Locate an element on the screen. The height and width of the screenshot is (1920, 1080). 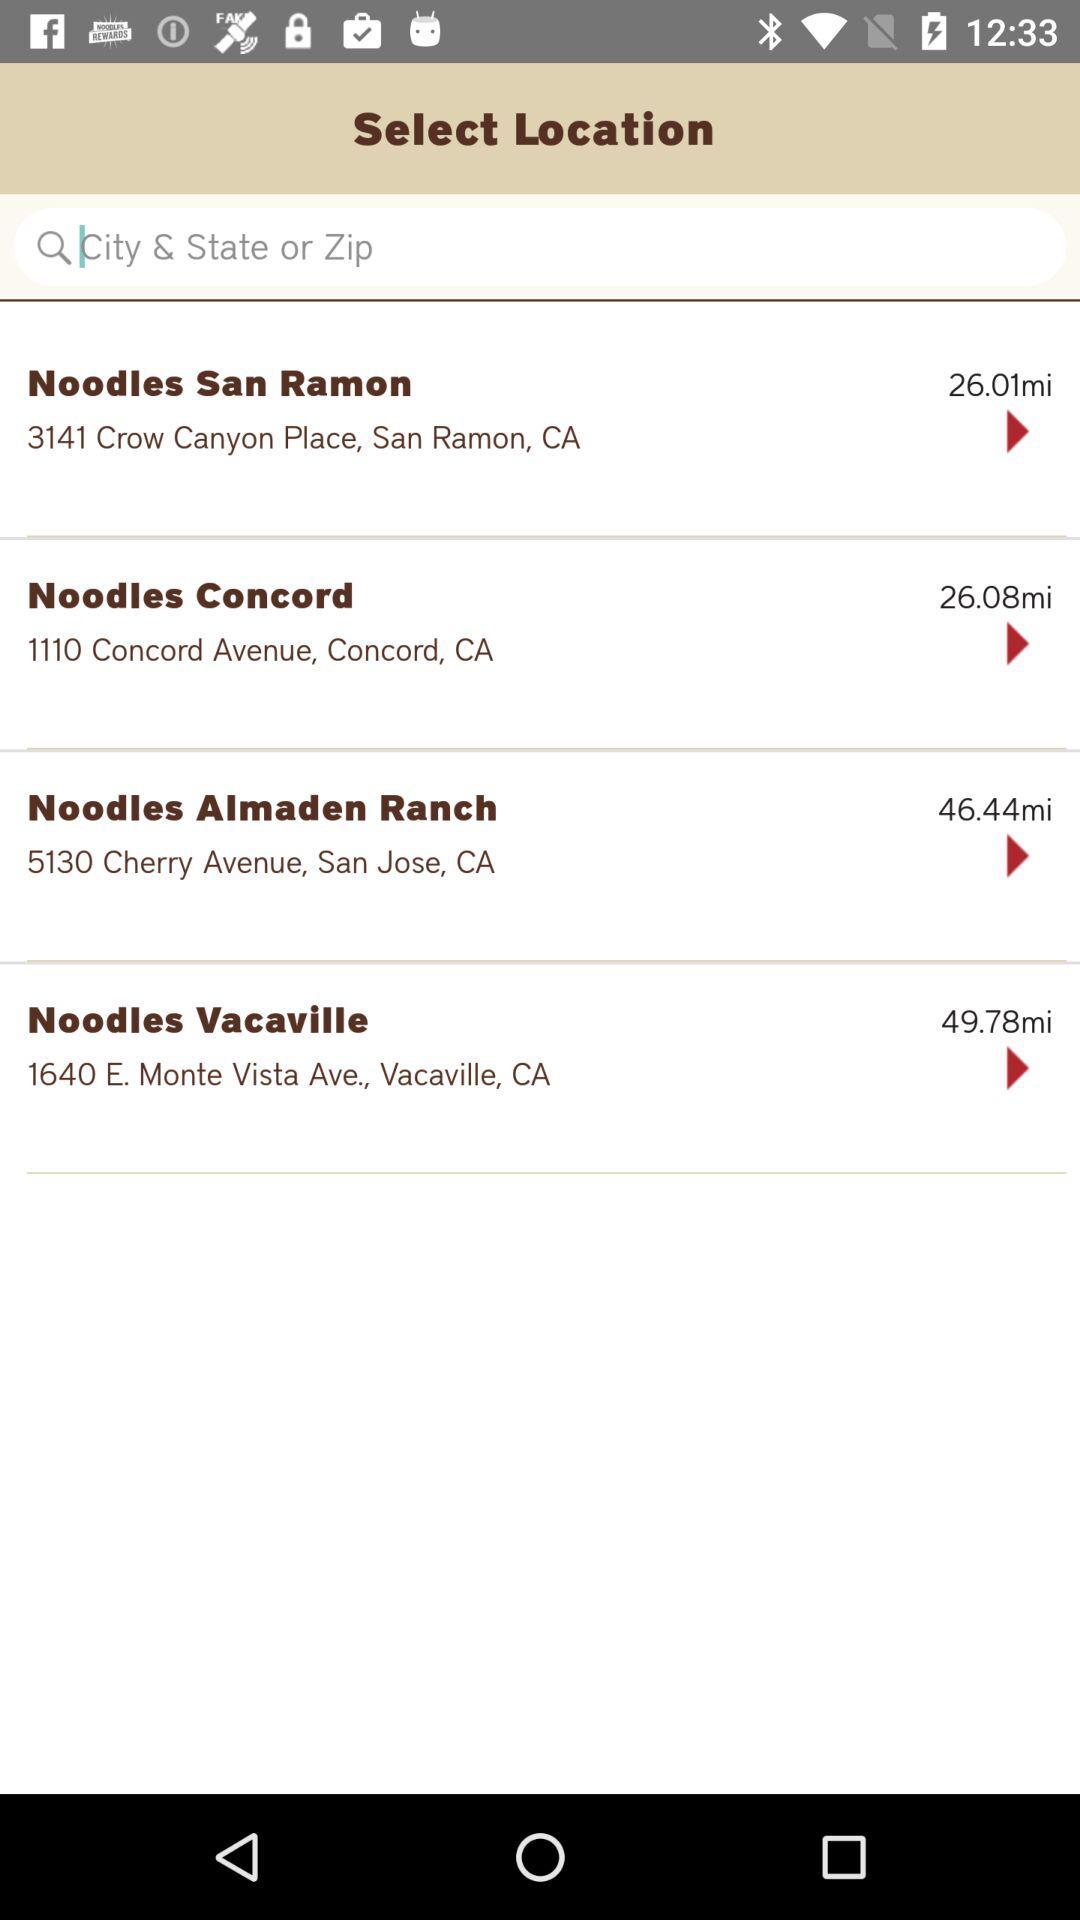
item to the right of the noodles vacaville  icon is located at coordinates (949, 1021).